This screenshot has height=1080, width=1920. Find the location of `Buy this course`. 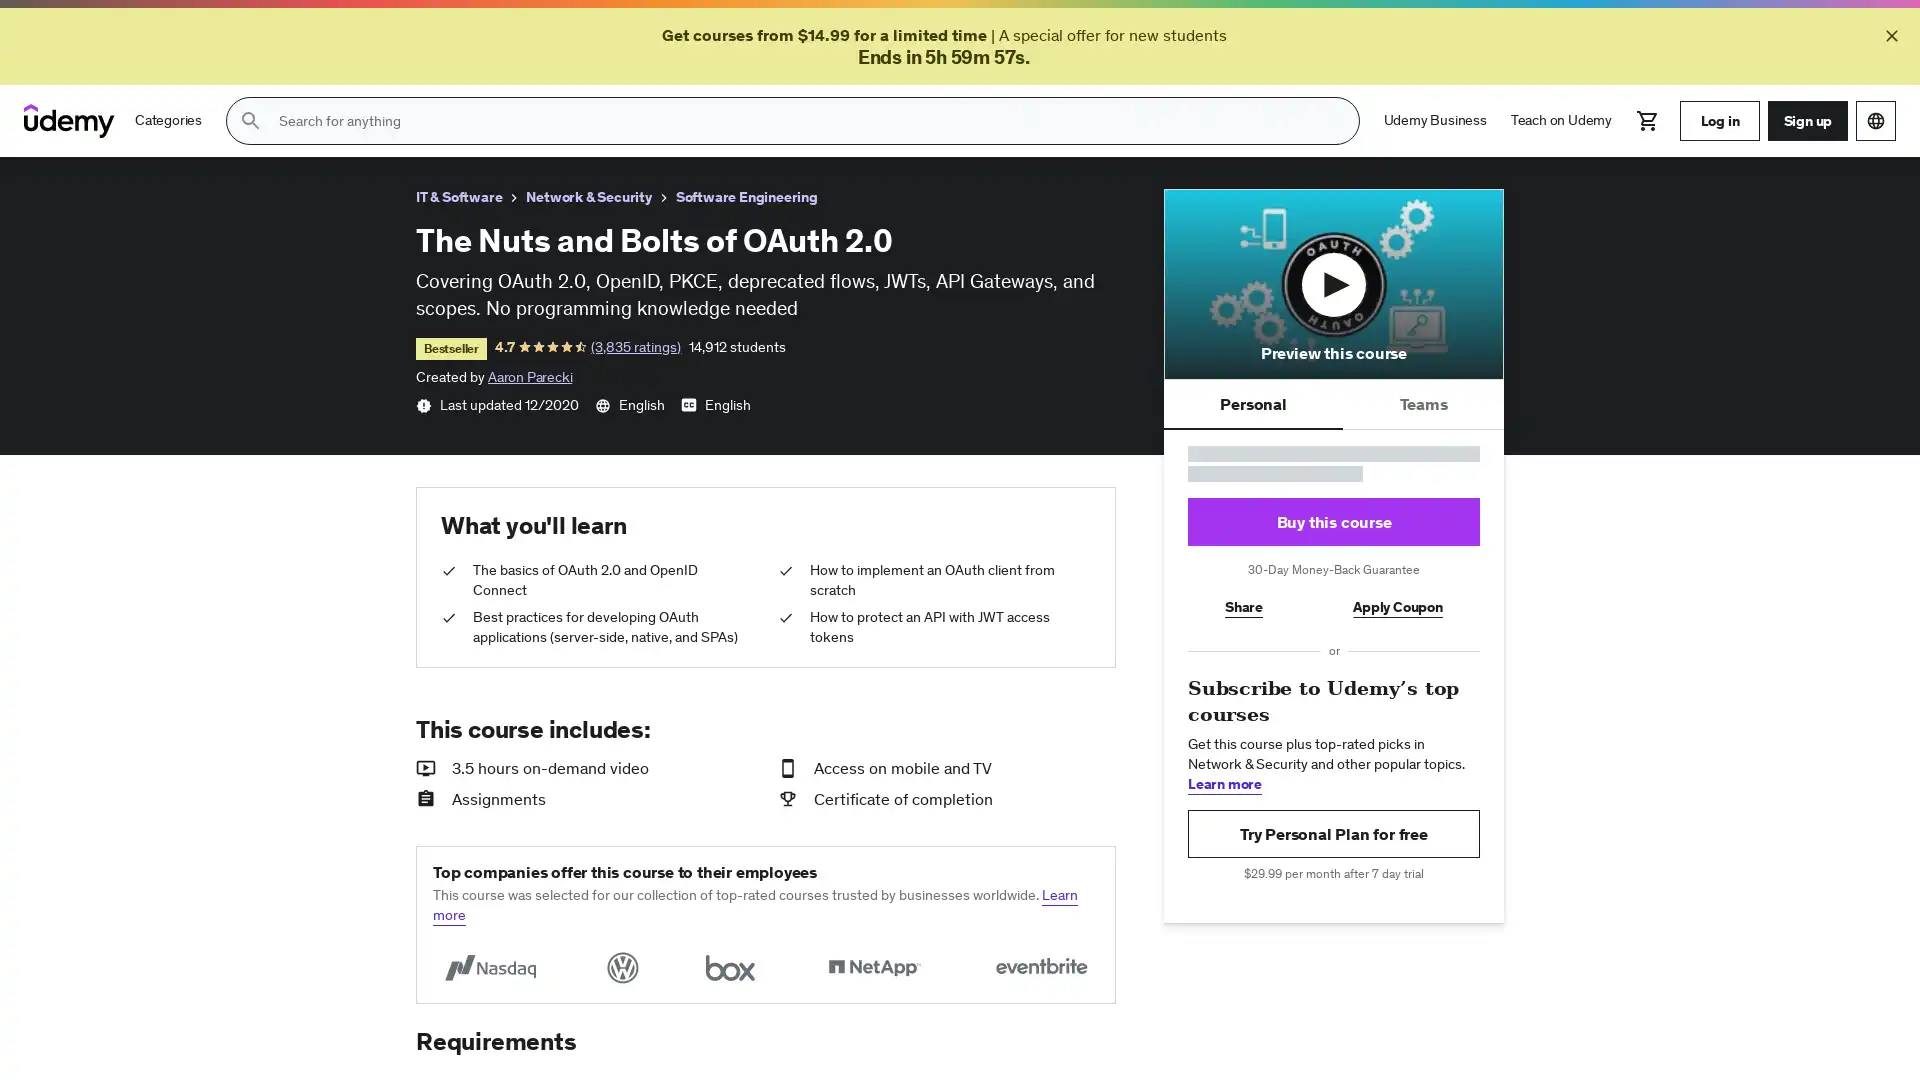

Buy this course is located at coordinates (1334, 520).